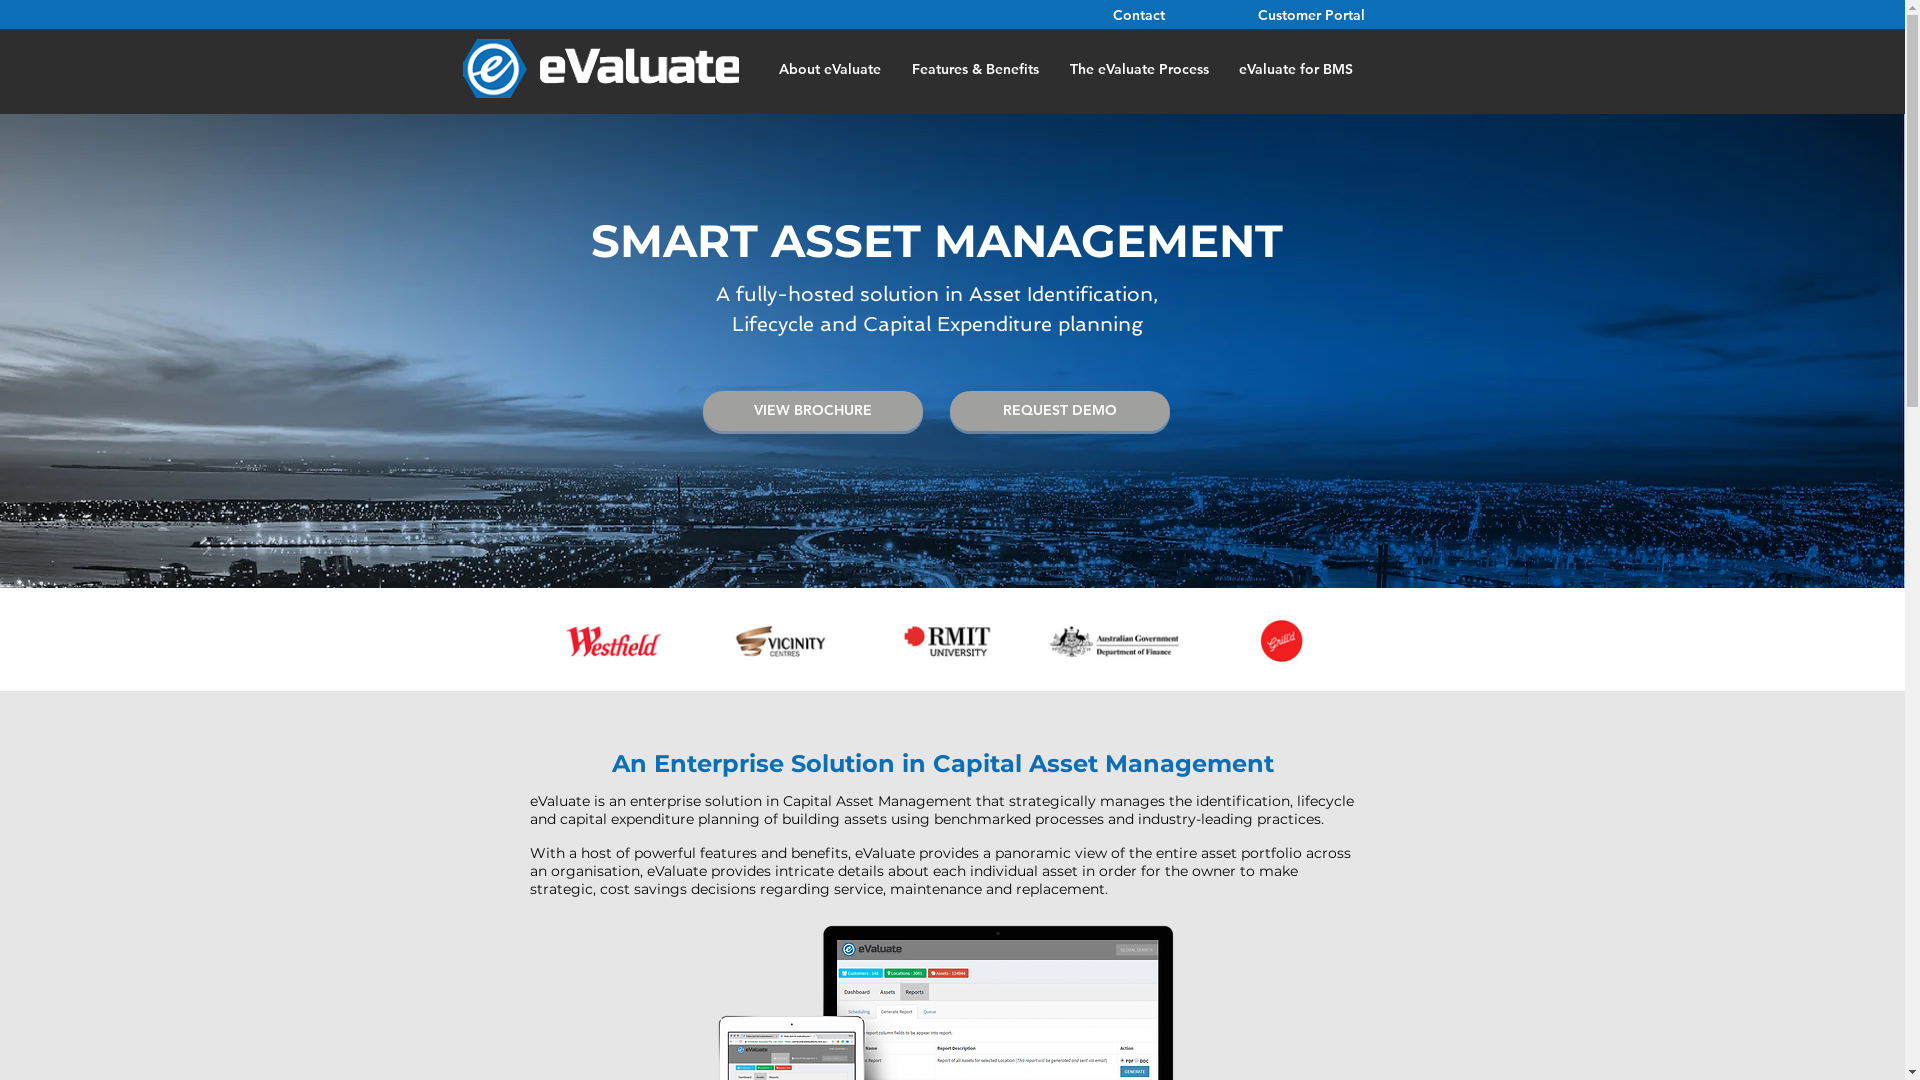 This screenshot has width=1920, height=1080. I want to click on 'Features & Benefits', so click(974, 66).